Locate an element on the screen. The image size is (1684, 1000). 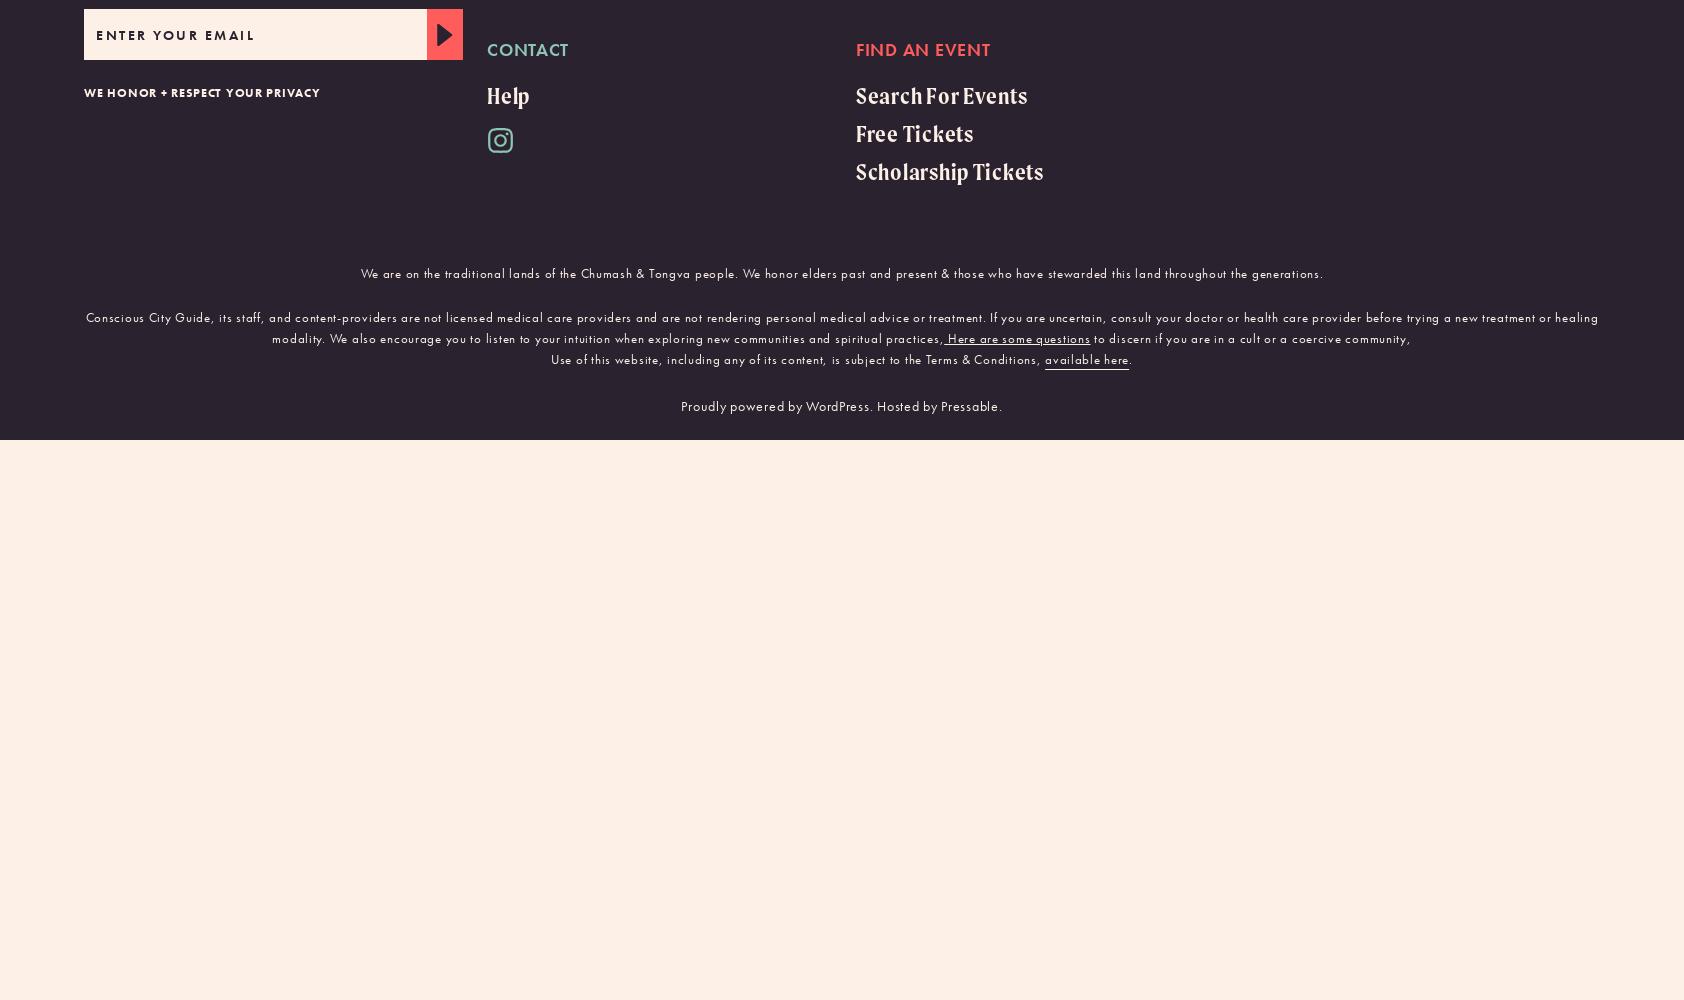
'Search For Events' is located at coordinates (854, 94).